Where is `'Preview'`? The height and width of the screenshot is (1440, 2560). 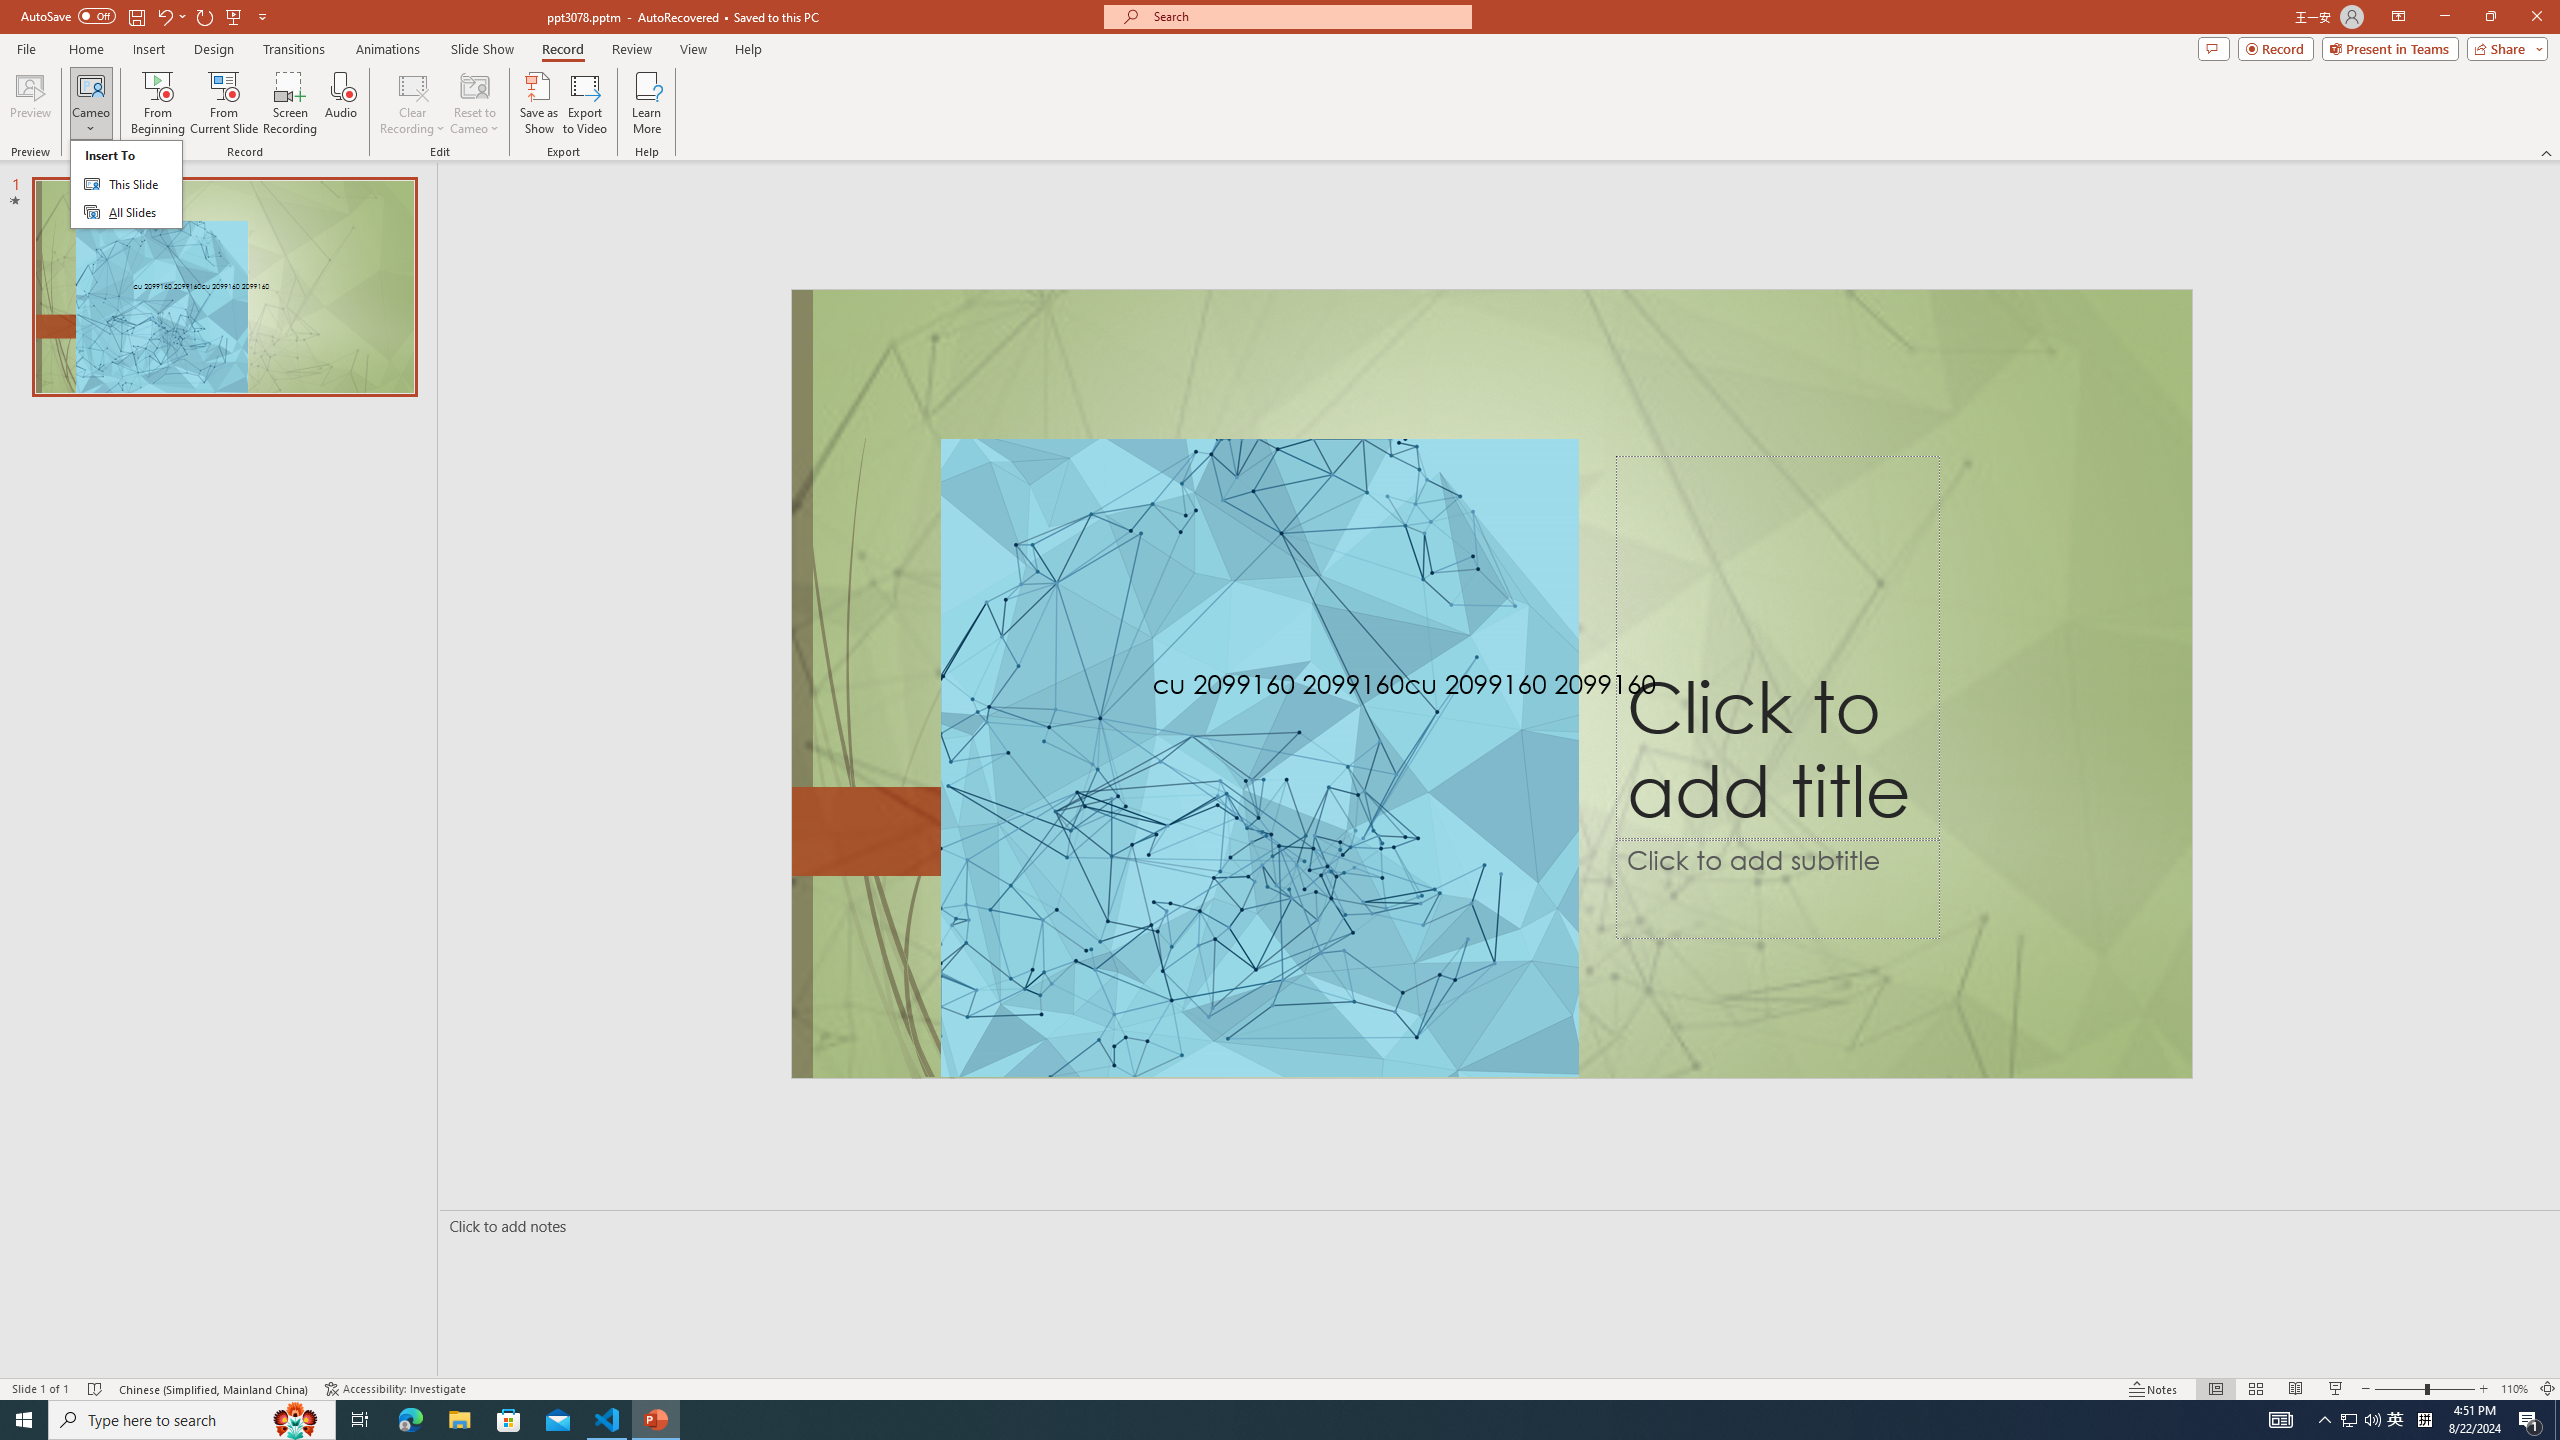 'Preview' is located at coordinates (29, 103).